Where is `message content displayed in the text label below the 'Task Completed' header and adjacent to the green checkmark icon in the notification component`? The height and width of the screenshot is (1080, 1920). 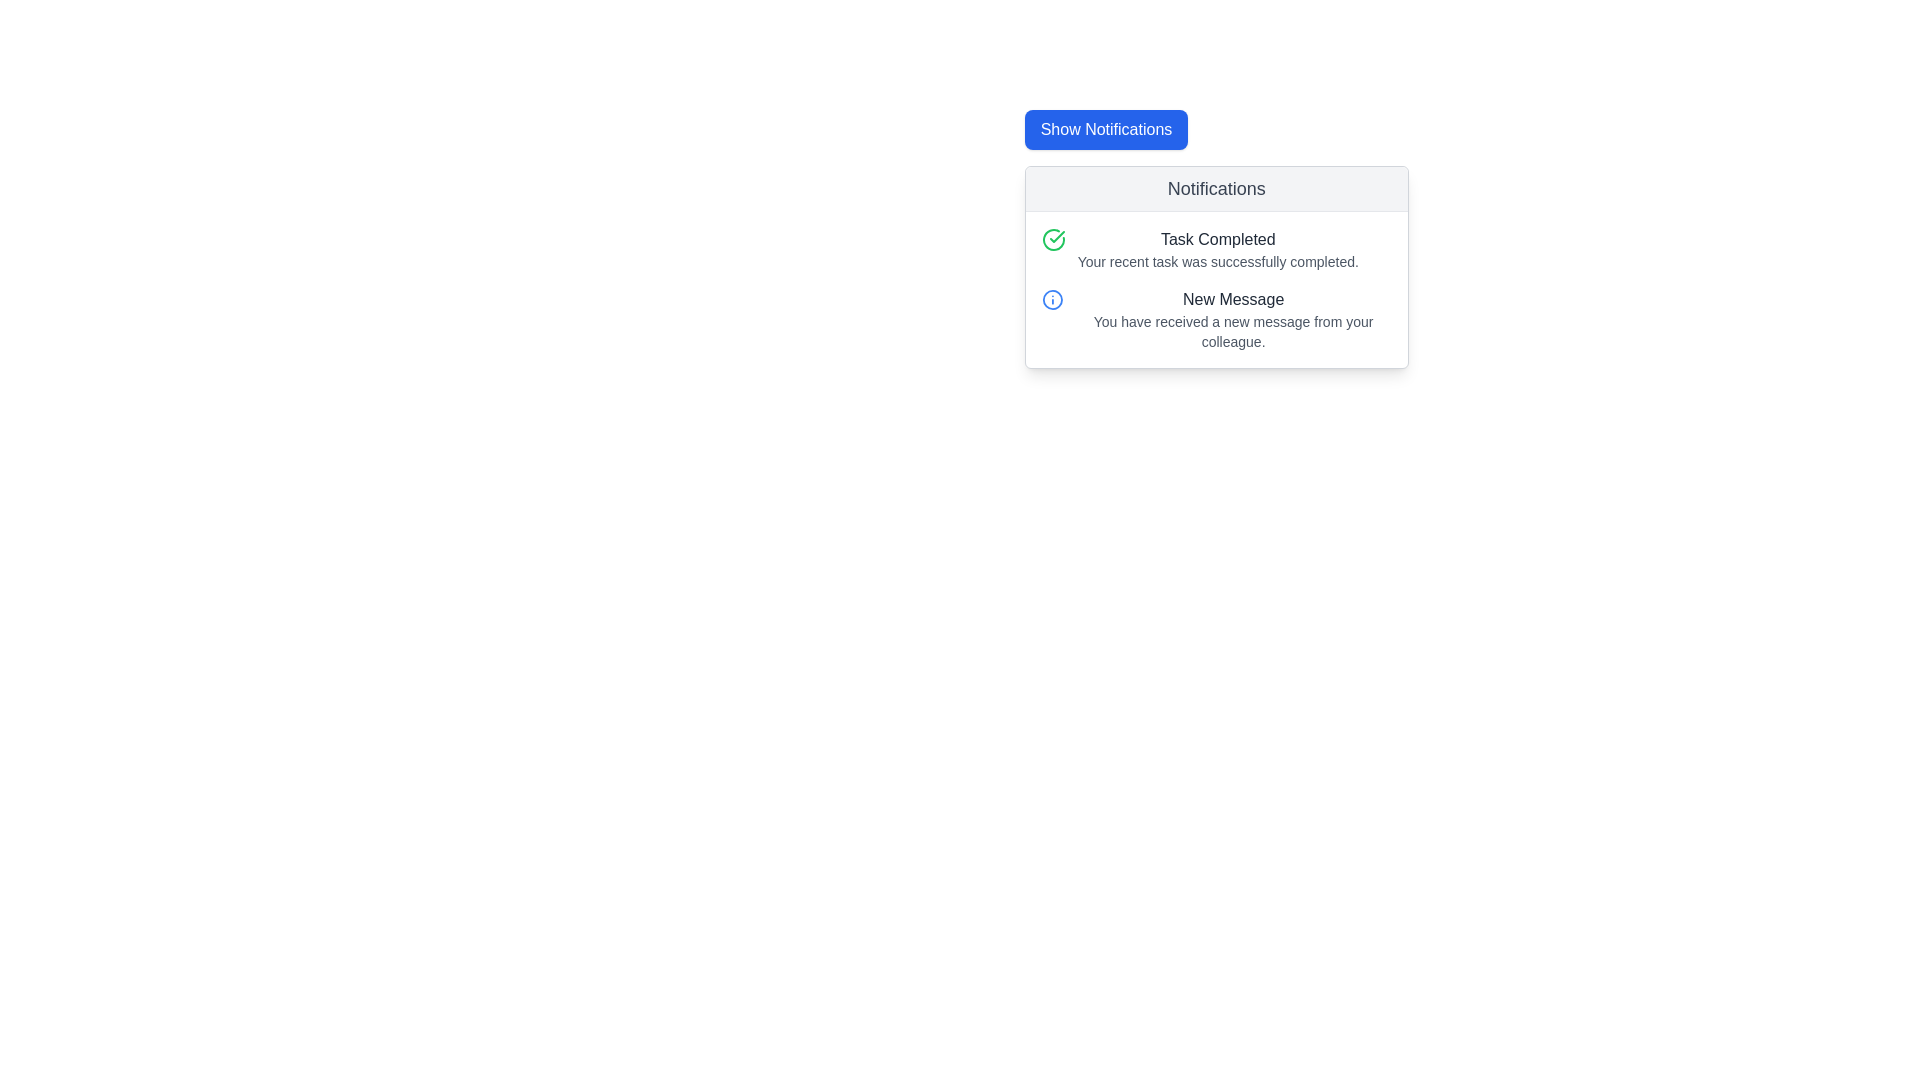 message content displayed in the text label below the 'Task Completed' header and adjacent to the green checkmark icon in the notification component is located at coordinates (1217, 261).